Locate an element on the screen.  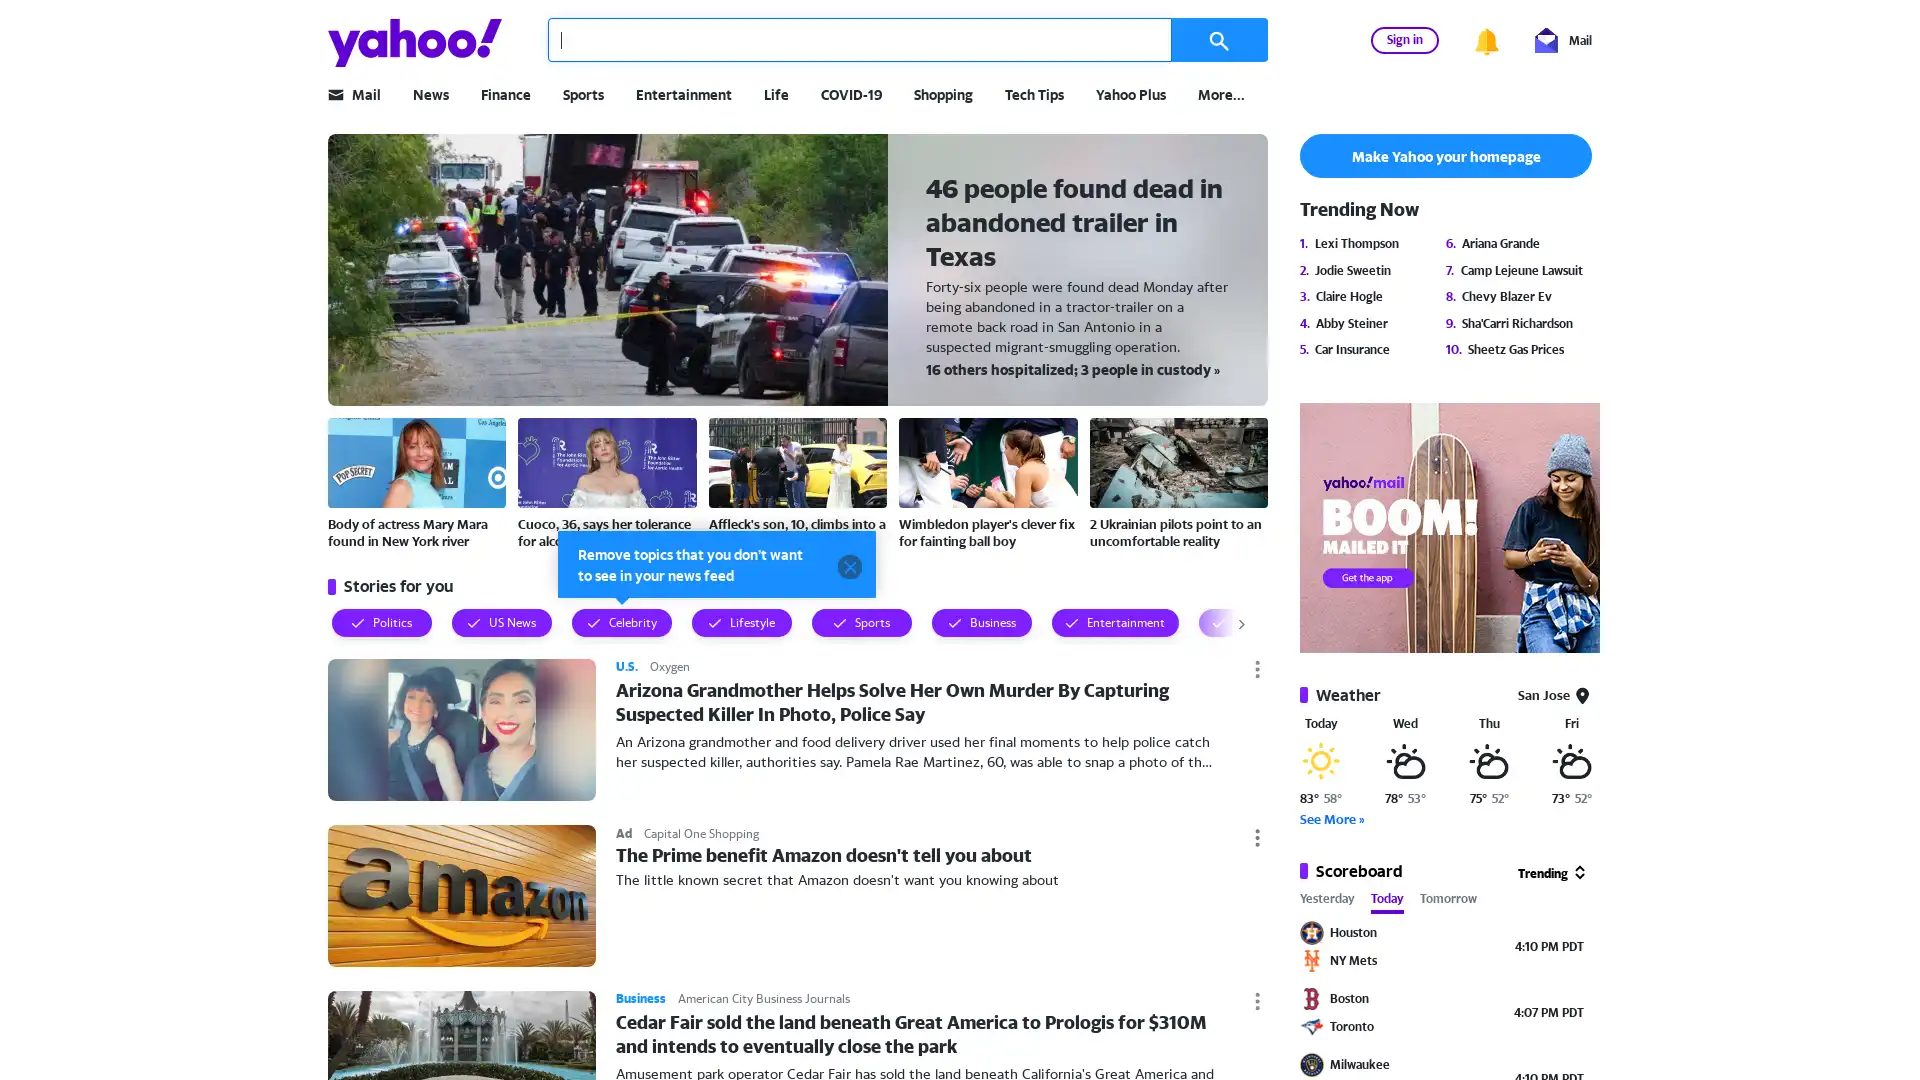
Make Yahoo your homepage is located at coordinates (1445, 154).